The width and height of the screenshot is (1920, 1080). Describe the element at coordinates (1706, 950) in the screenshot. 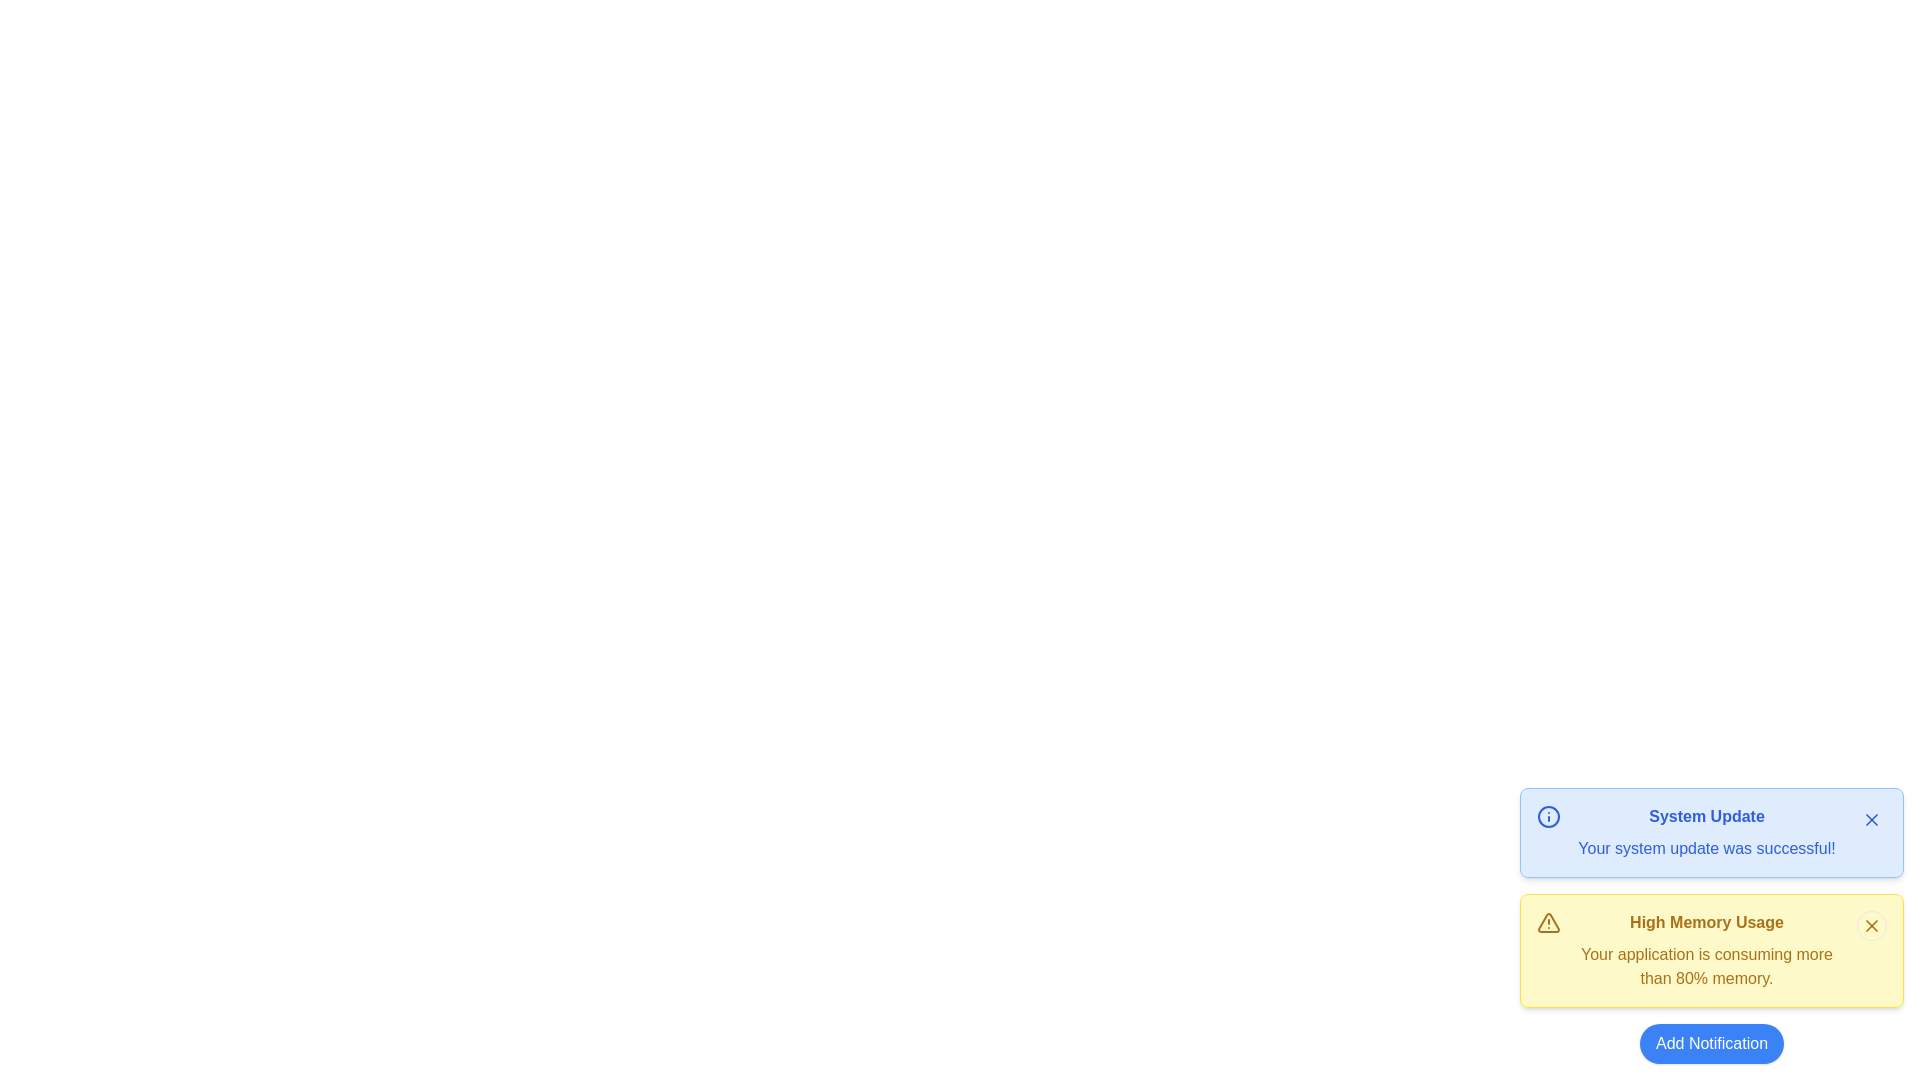

I see `the notification message about memory usage, which is the second notification in the stack, to potentially display a tooltip` at that location.